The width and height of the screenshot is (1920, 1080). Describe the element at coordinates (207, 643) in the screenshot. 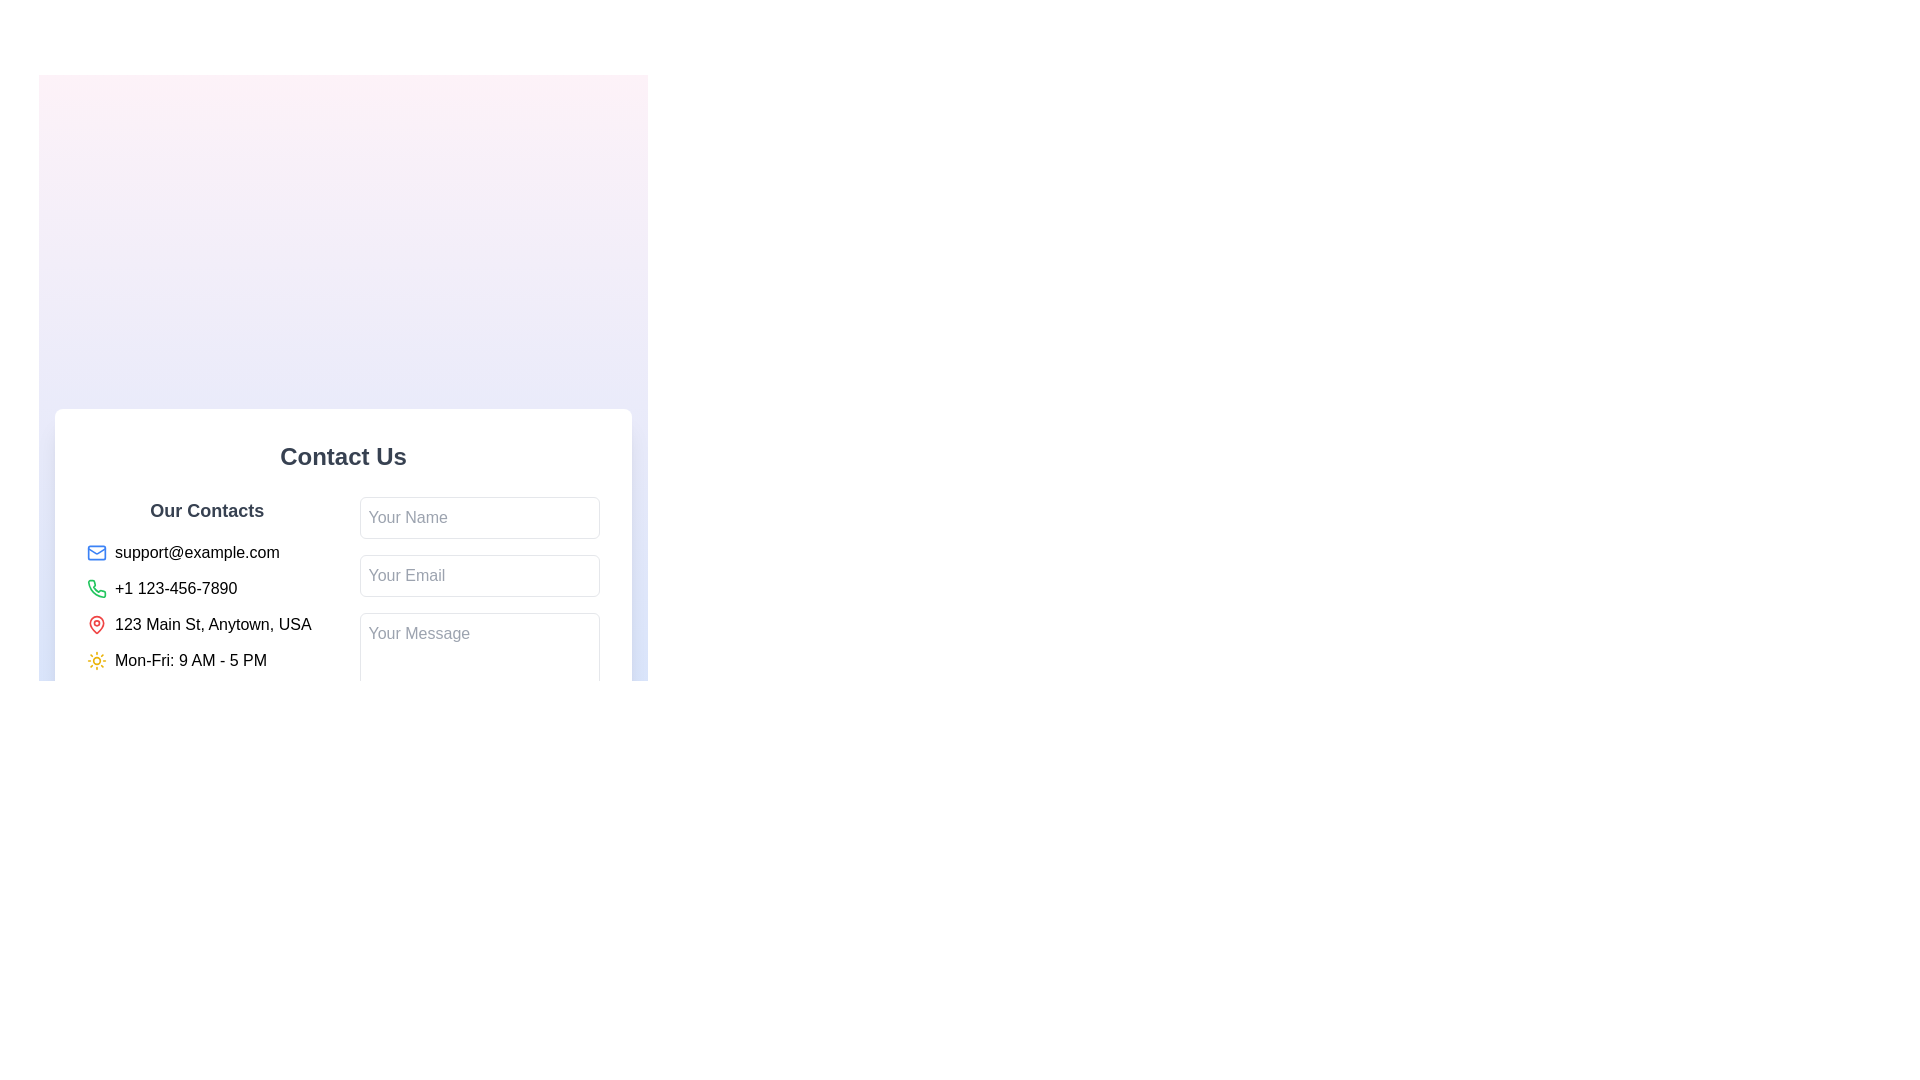

I see `the 'Our Contacts' text block in the left section of the contact form` at that location.